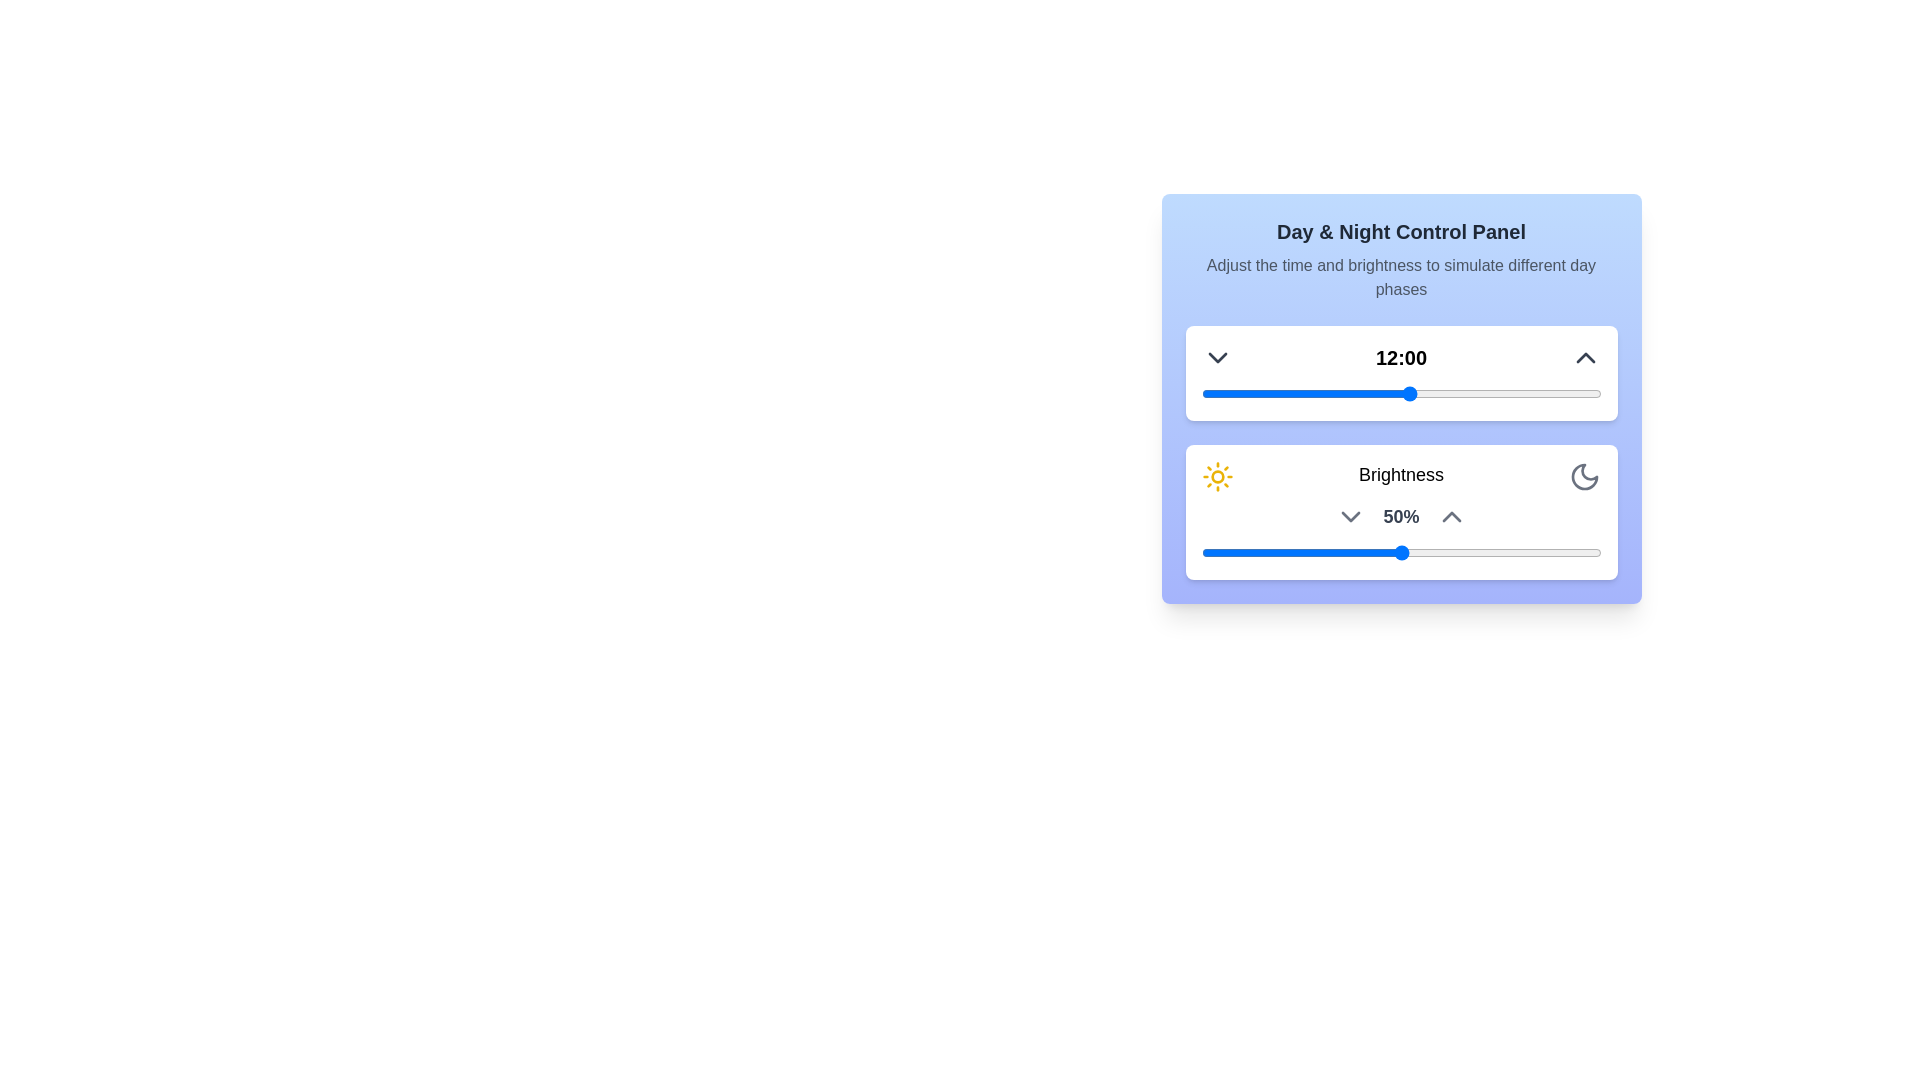 The width and height of the screenshot is (1920, 1080). Describe the element at coordinates (1200, 552) in the screenshot. I see `brightness` at that location.